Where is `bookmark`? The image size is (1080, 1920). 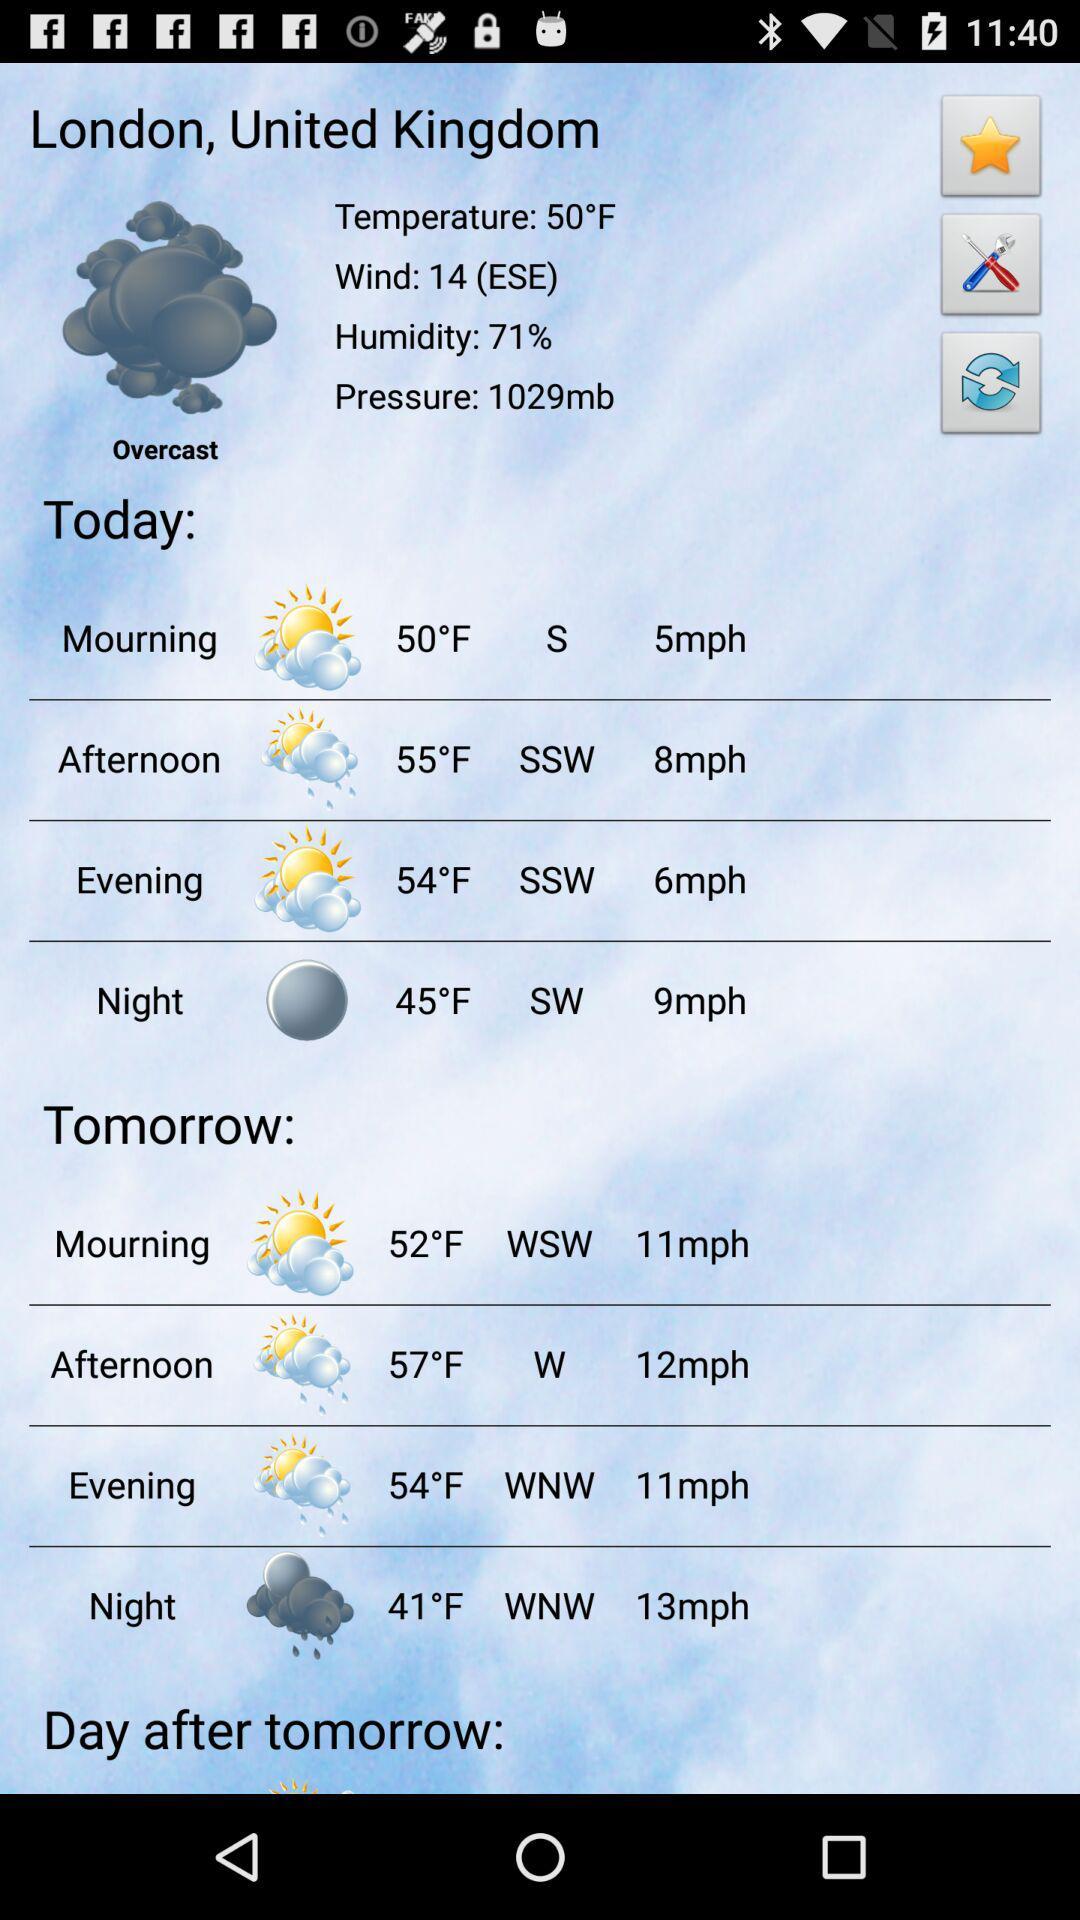
bookmark is located at coordinates (991, 150).